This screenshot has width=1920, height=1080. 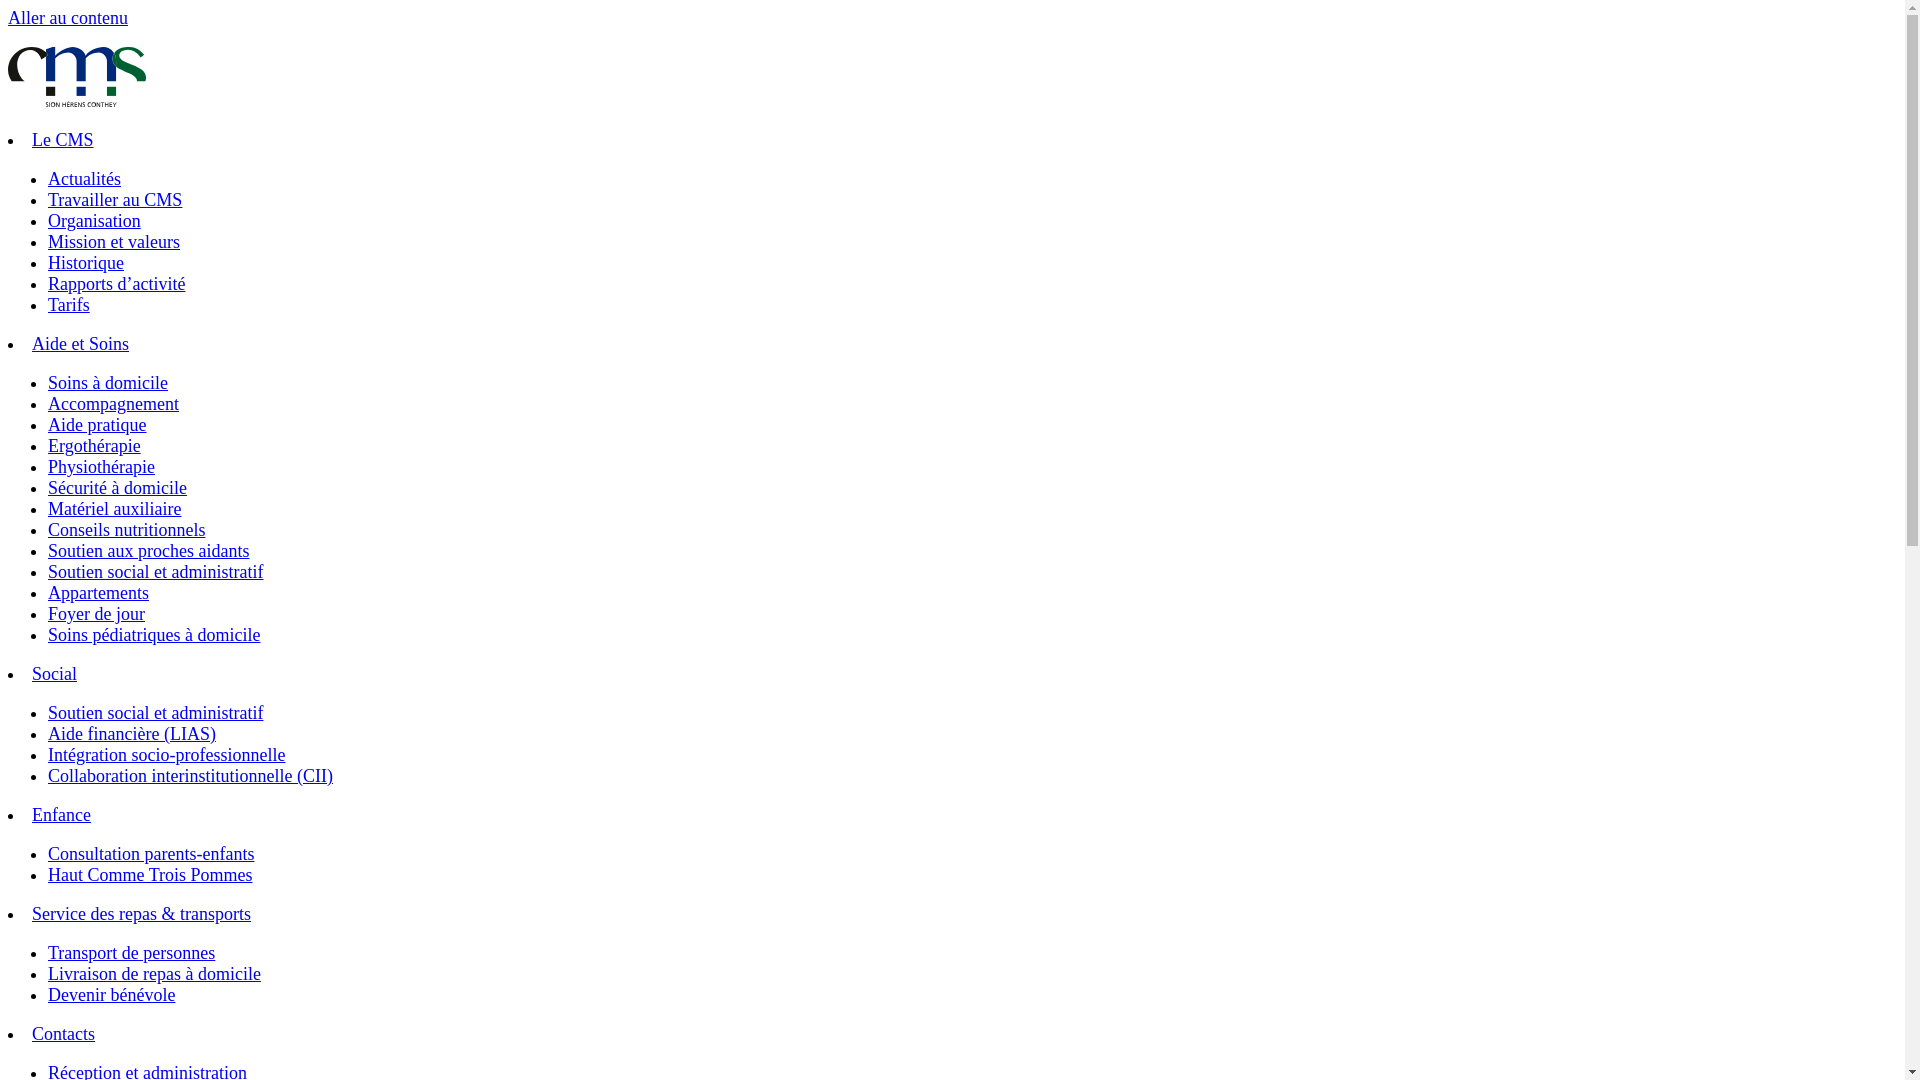 What do you see at coordinates (48, 261) in the screenshot?
I see `'Historique'` at bounding box center [48, 261].